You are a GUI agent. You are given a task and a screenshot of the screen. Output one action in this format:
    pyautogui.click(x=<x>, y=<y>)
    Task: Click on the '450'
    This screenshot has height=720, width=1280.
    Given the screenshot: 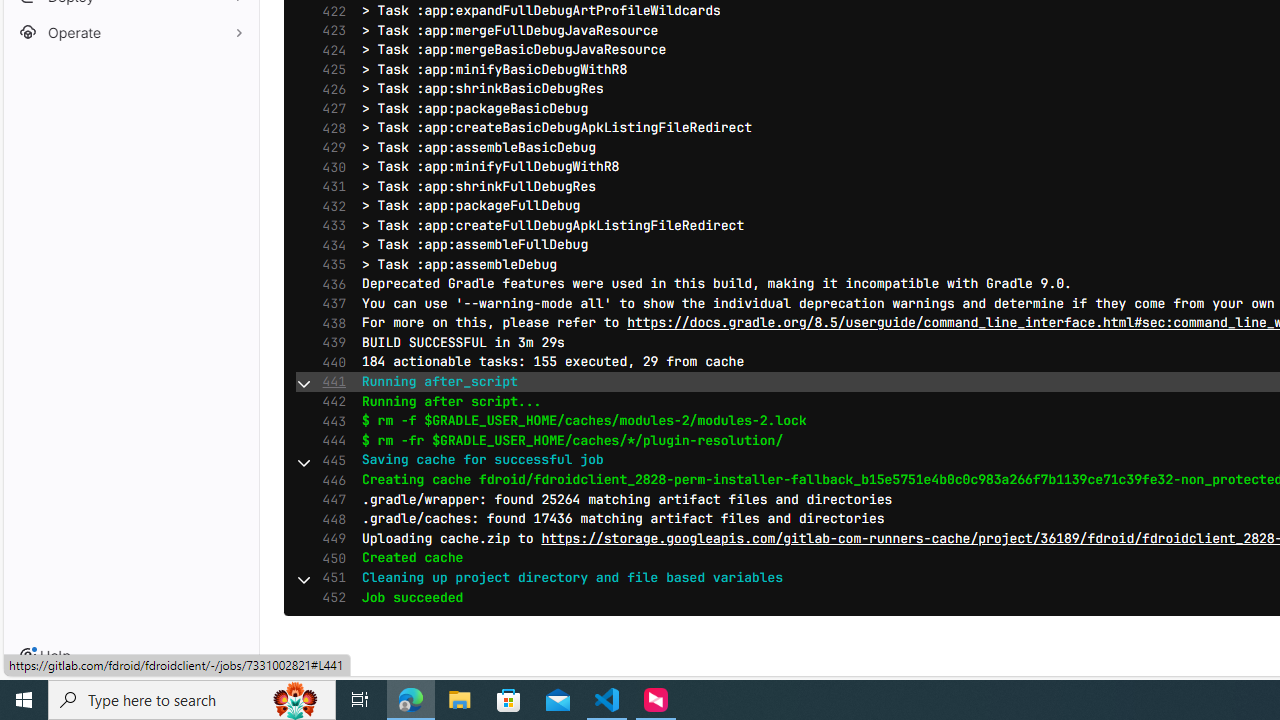 What is the action you would take?
    pyautogui.click(x=329, y=558)
    